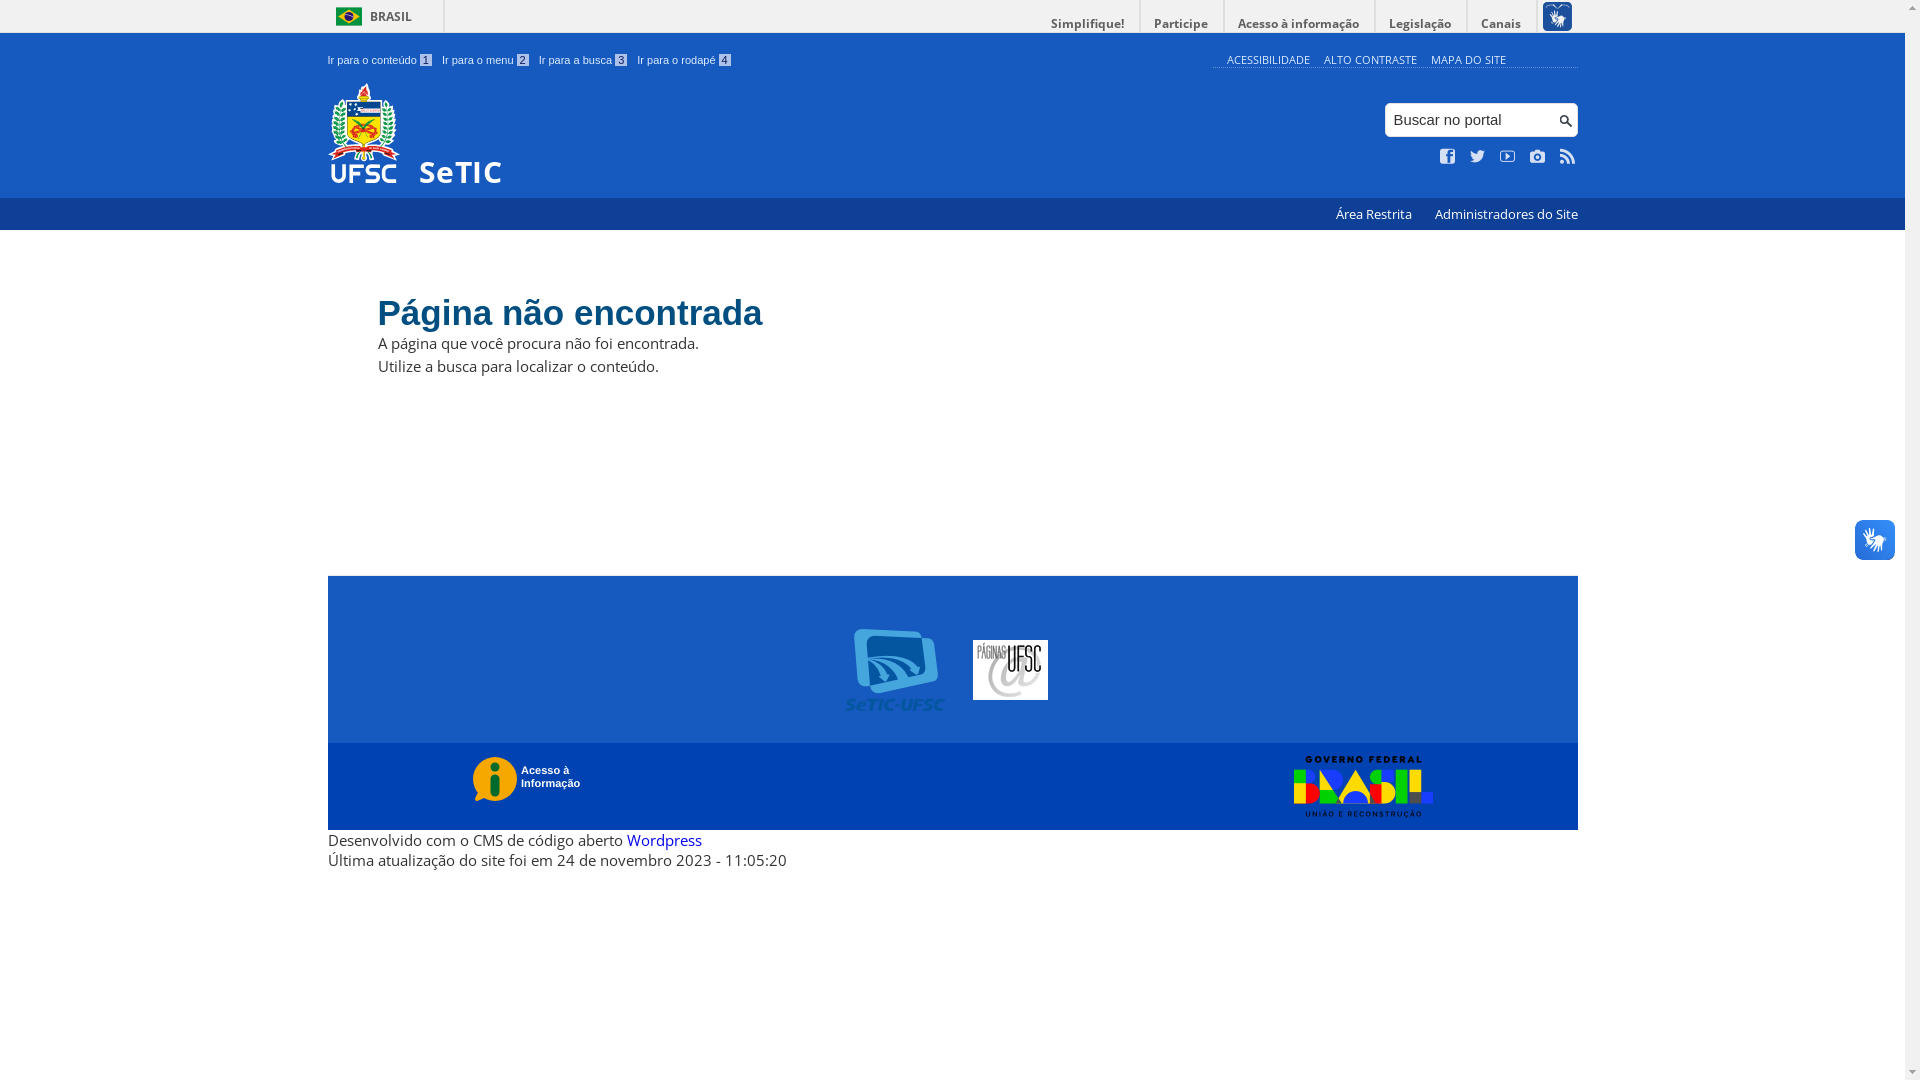 This screenshot has height=1080, width=1920. I want to click on 'ALTO CONTRASTE', so click(1324, 58).